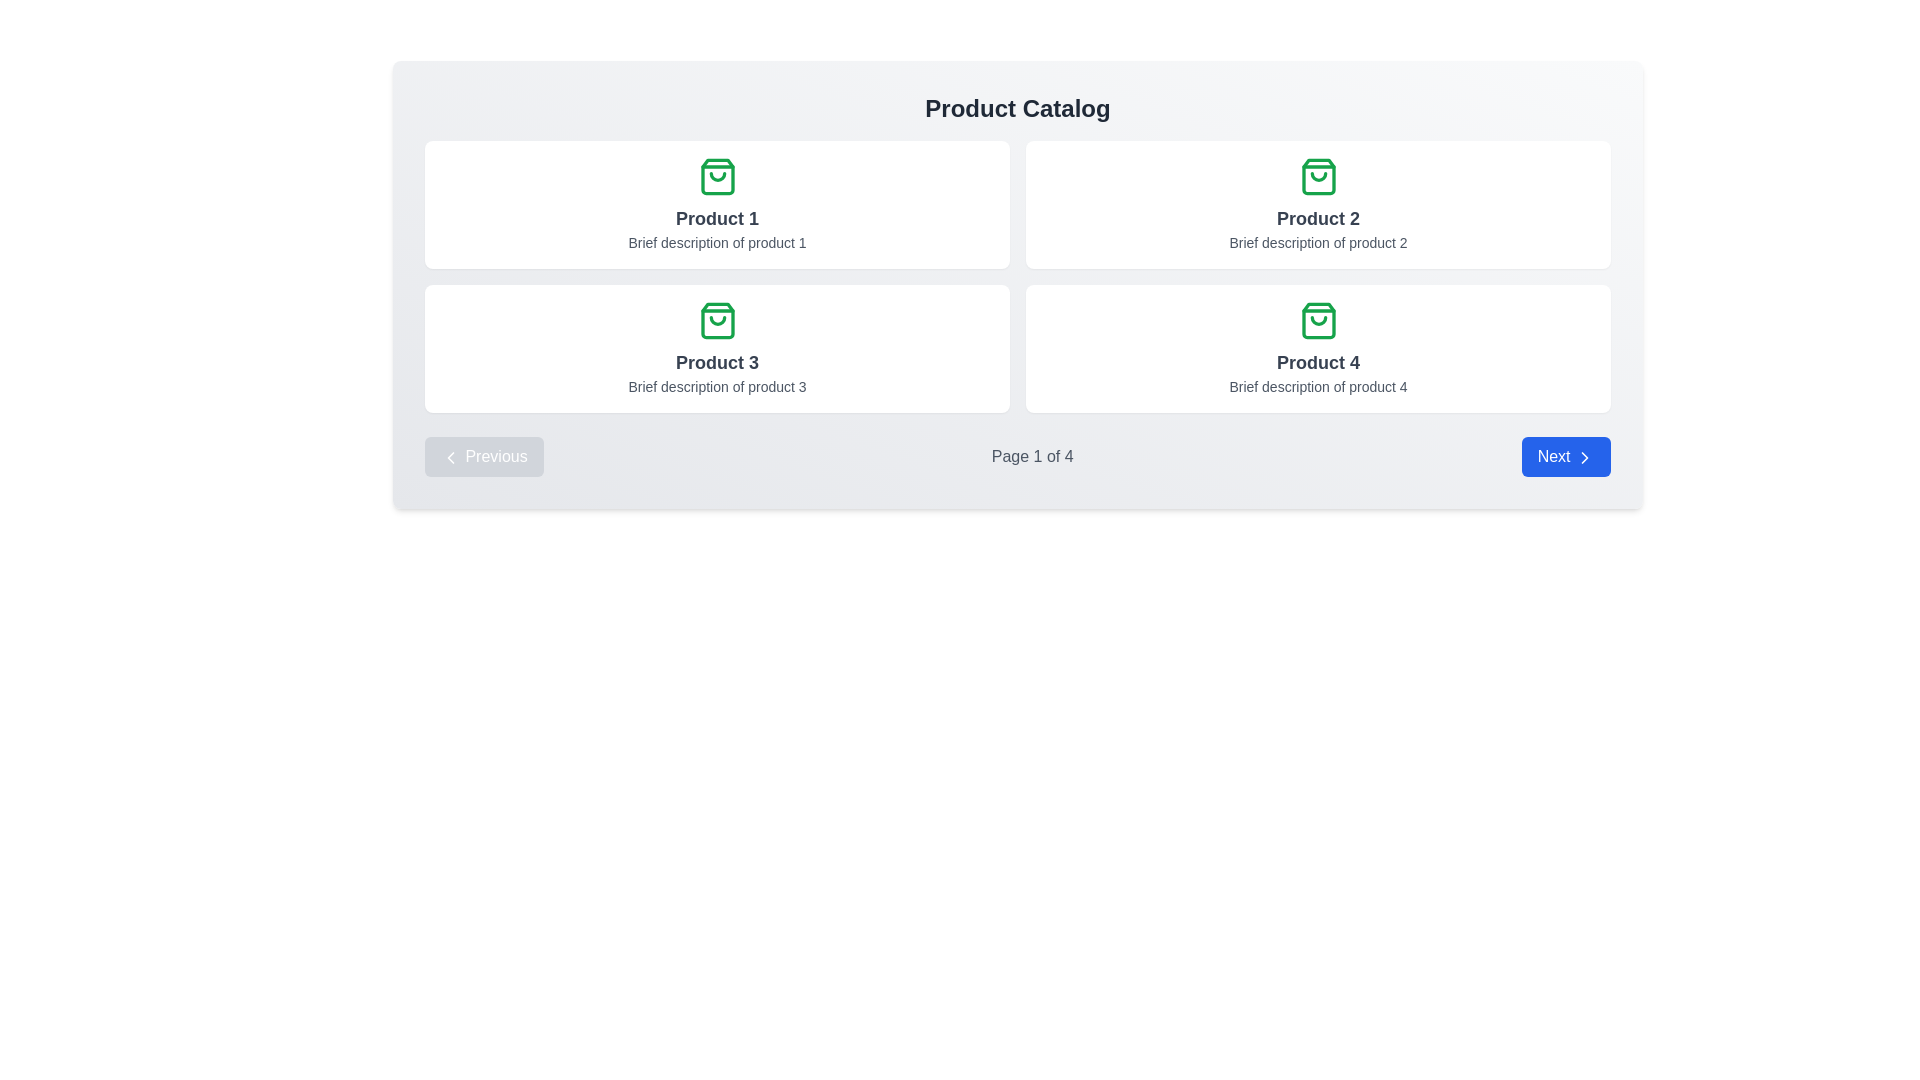 Image resolution: width=1920 pixels, height=1080 pixels. Describe the element at coordinates (717, 204) in the screenshot. I see `the product card located in the first row, first column of the grid layout, which displays the product's name, description, and an icon` at that location.